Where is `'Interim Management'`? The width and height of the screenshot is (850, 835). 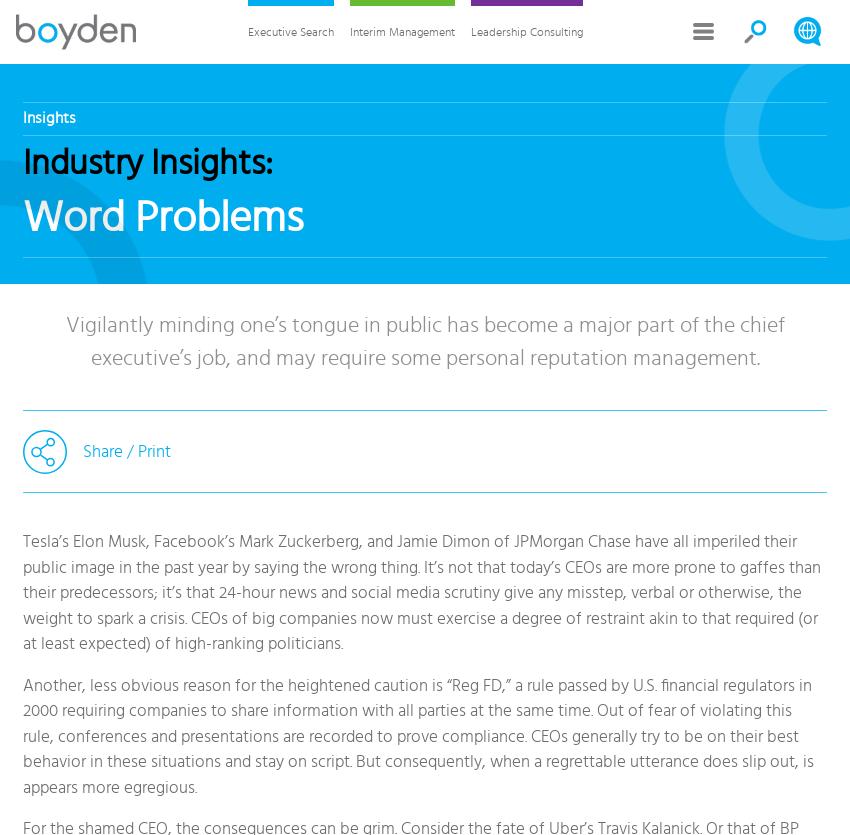 'Interim Management' is located at coordinates (401, 31).